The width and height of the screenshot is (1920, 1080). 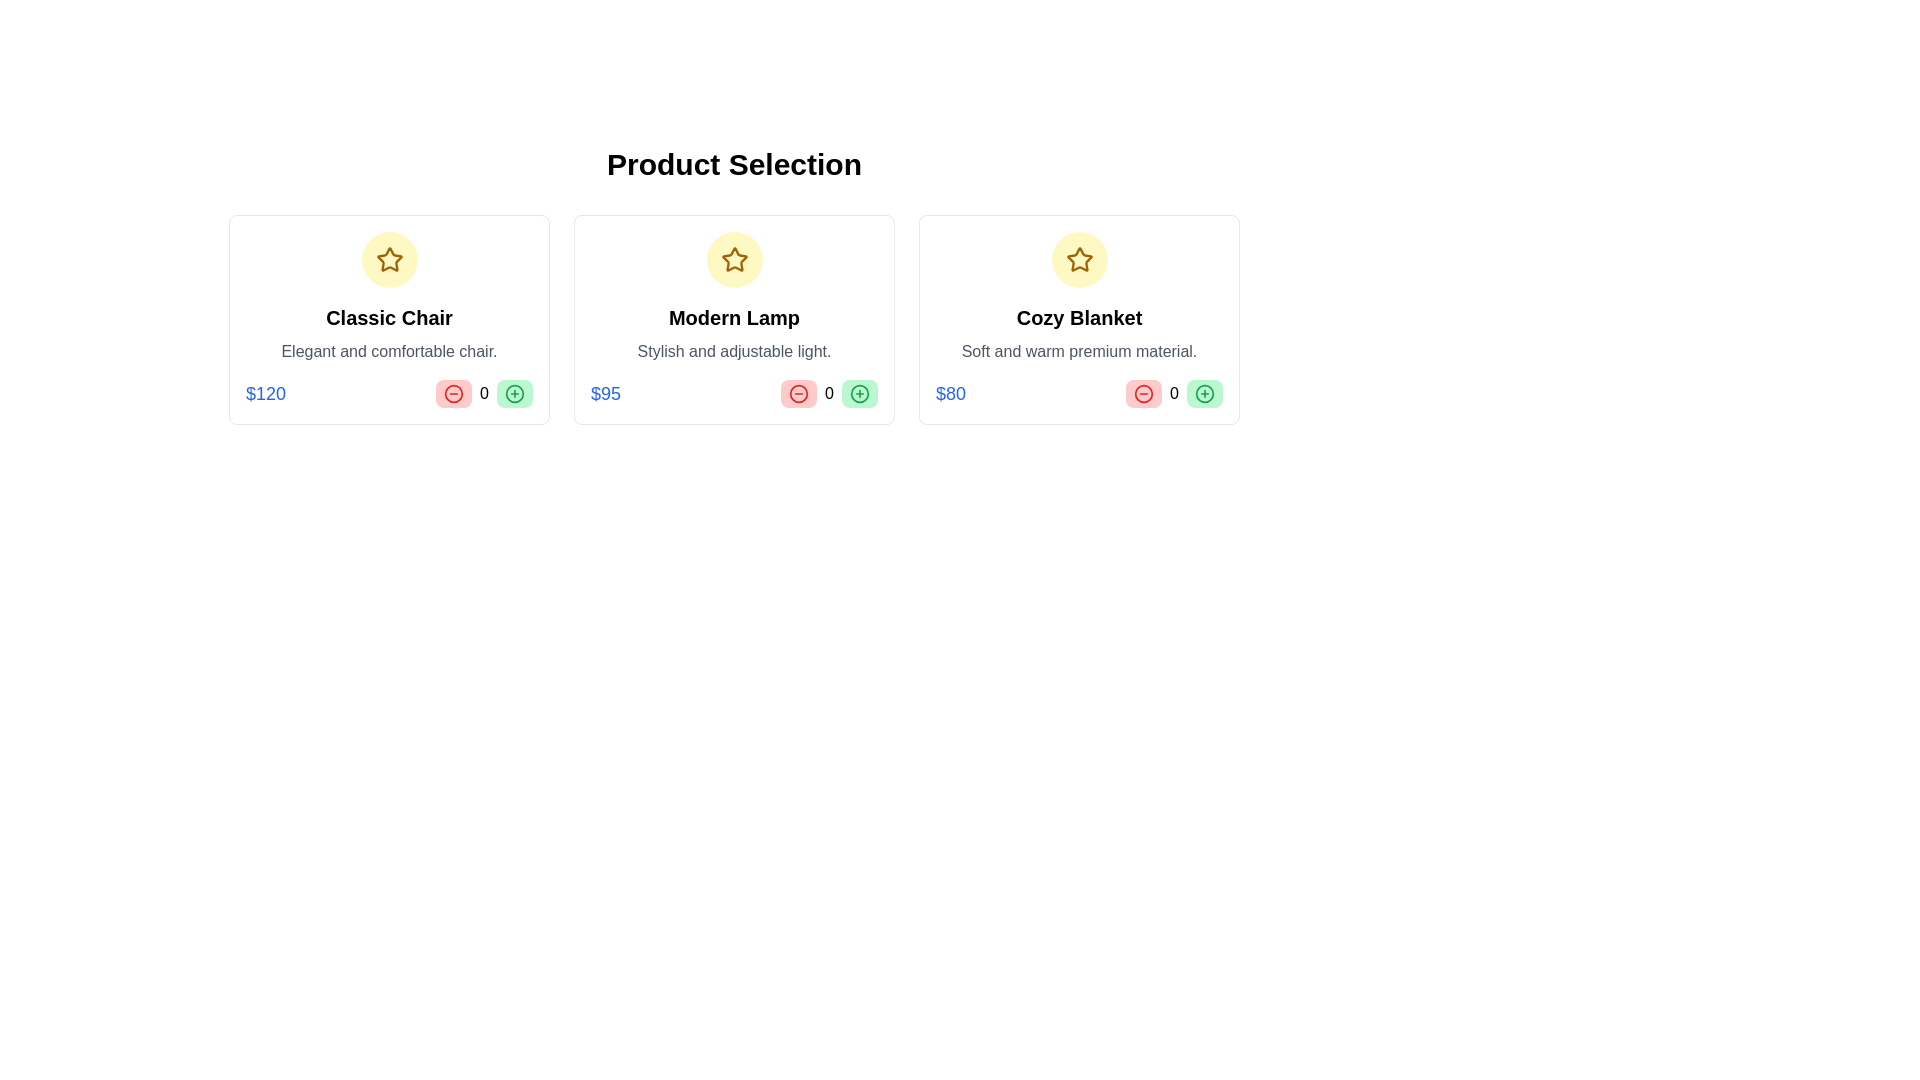 I want to click on the button located at the bottom-right corner of the 'Classic Chair' card, so click(x=514, y=393).